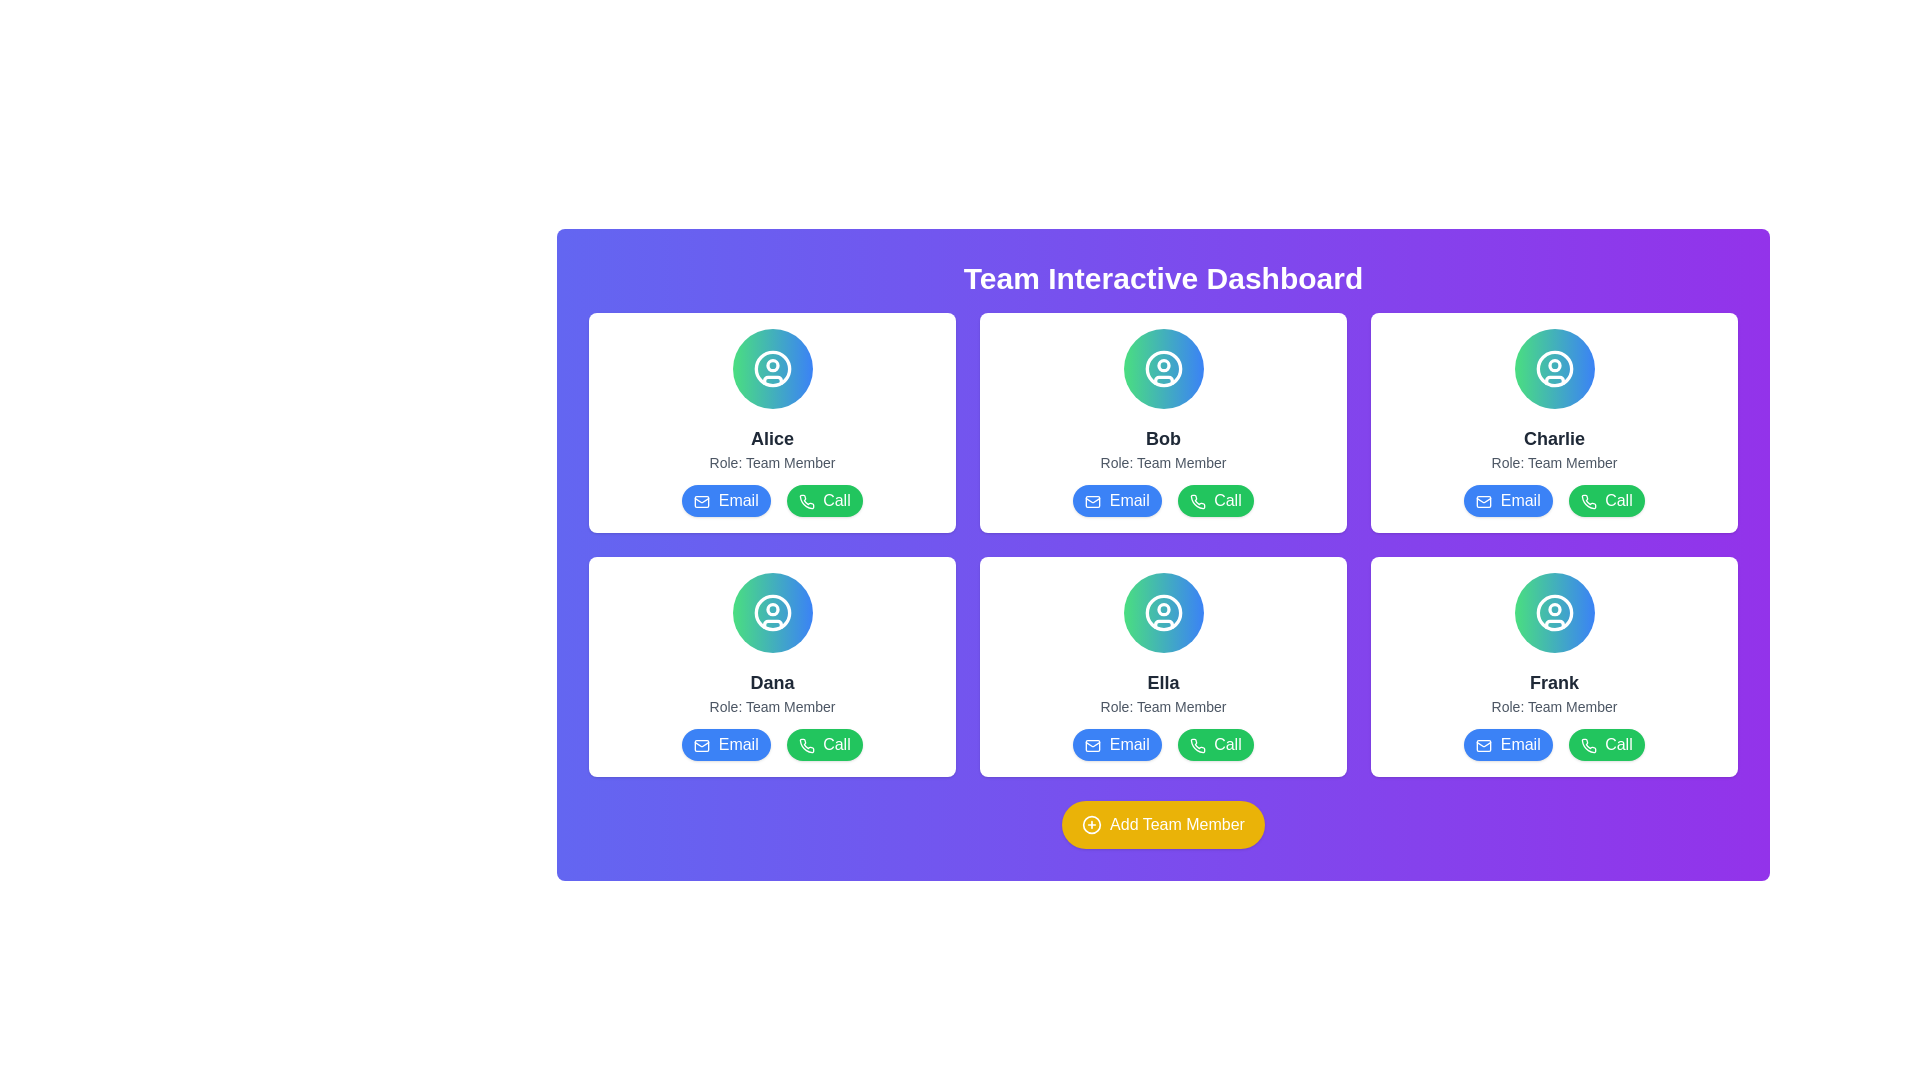  What do you see at coordinates (806, 500) in the screenshot?
I see `the 'Call' button, which features a dark green phone handset icon, to trigger the call action` at bounding box center [806, 500].